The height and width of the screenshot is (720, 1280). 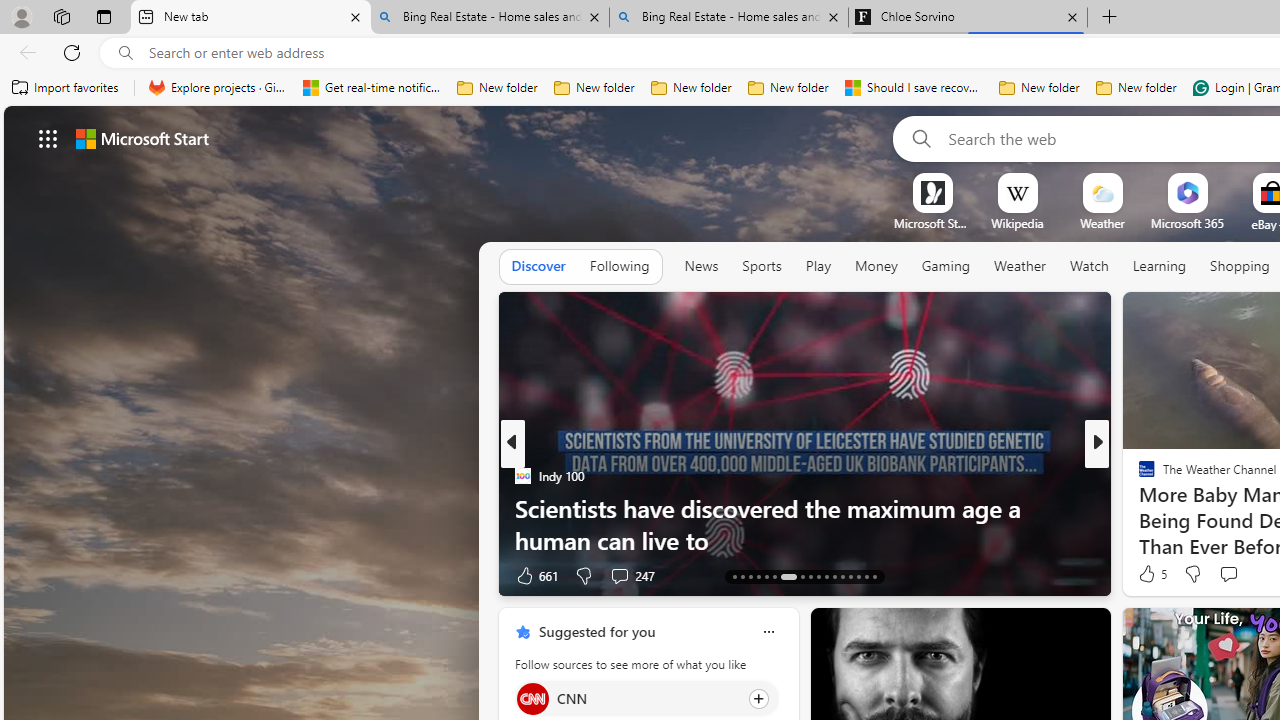 What do you see at coordinates (850, 577) in the screenshot?
I see `'AutomationID: tab-39'` at bounding box center [850, 577].